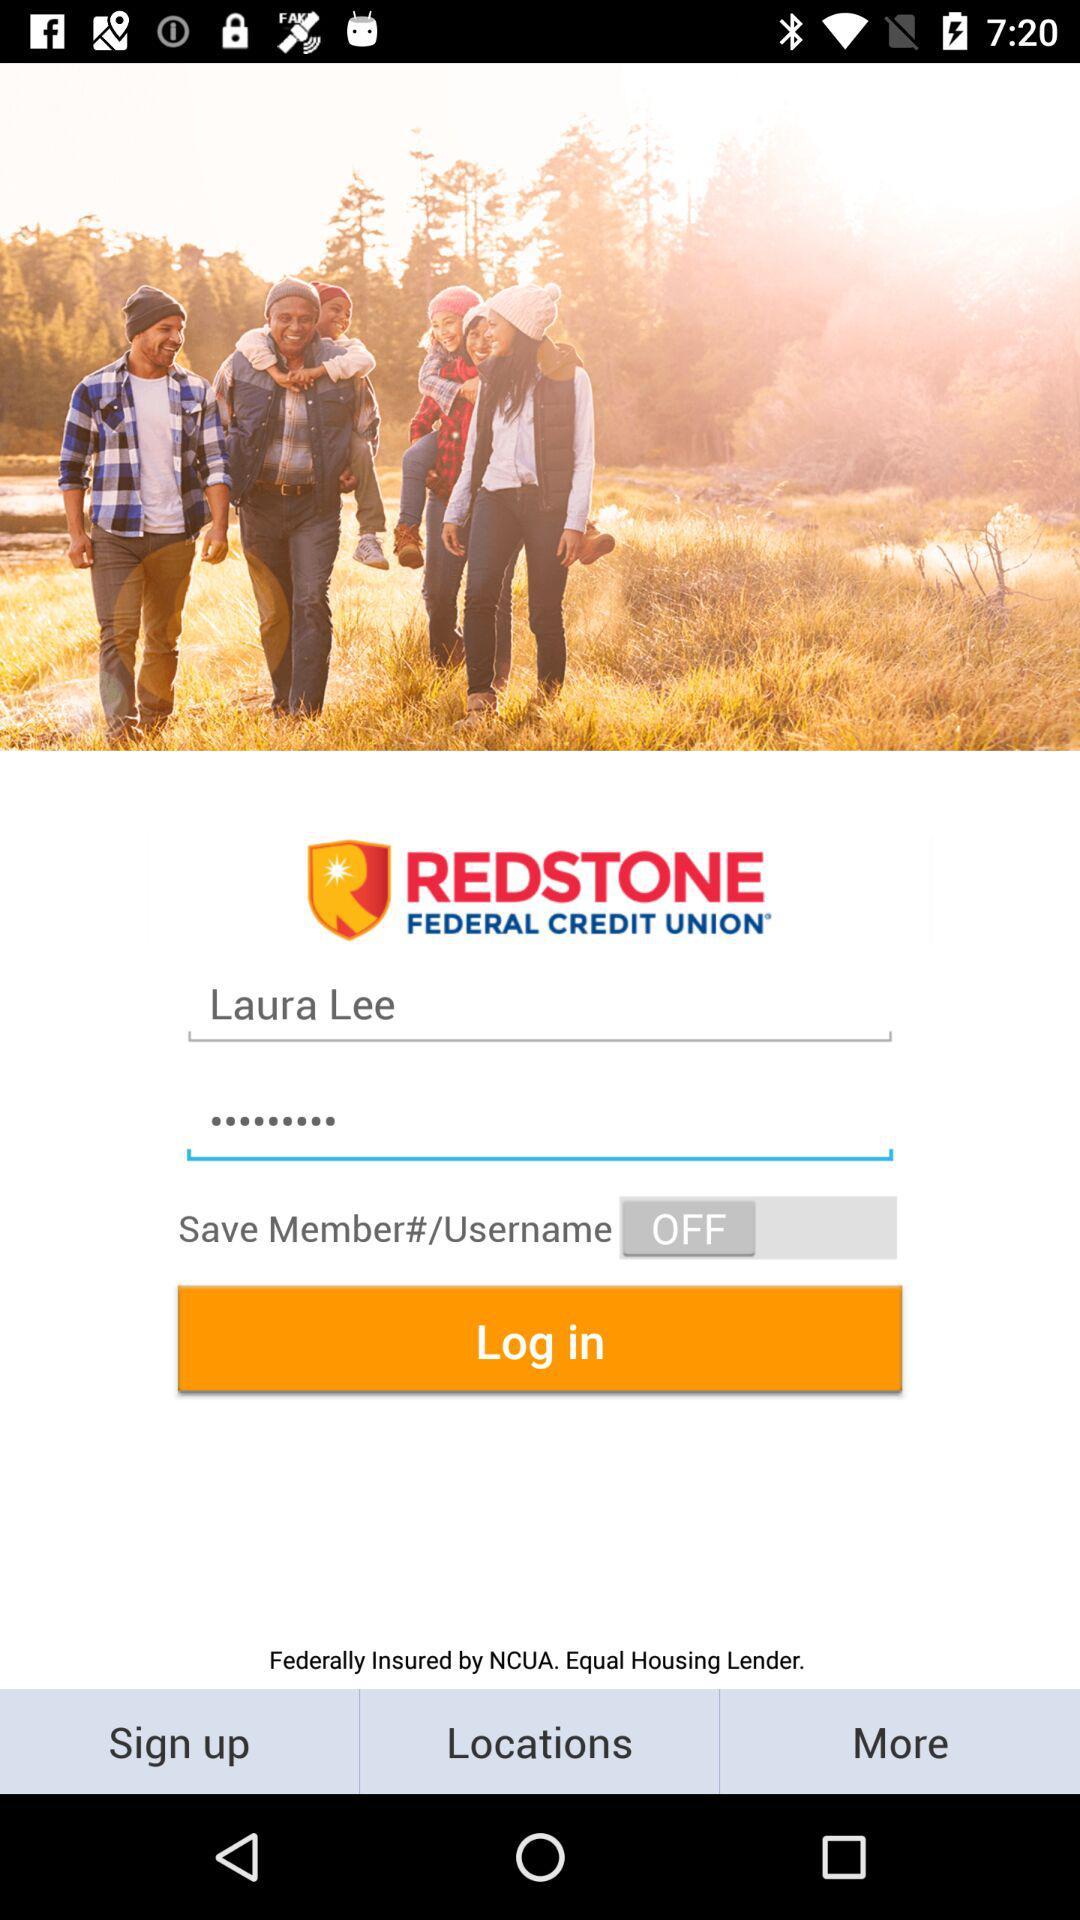 This screenshot has height=1920, width=1080. What do you see at coordinates (540, 1340) in the screenshot?
I see `the log in` at bounding box center [540, 1340].